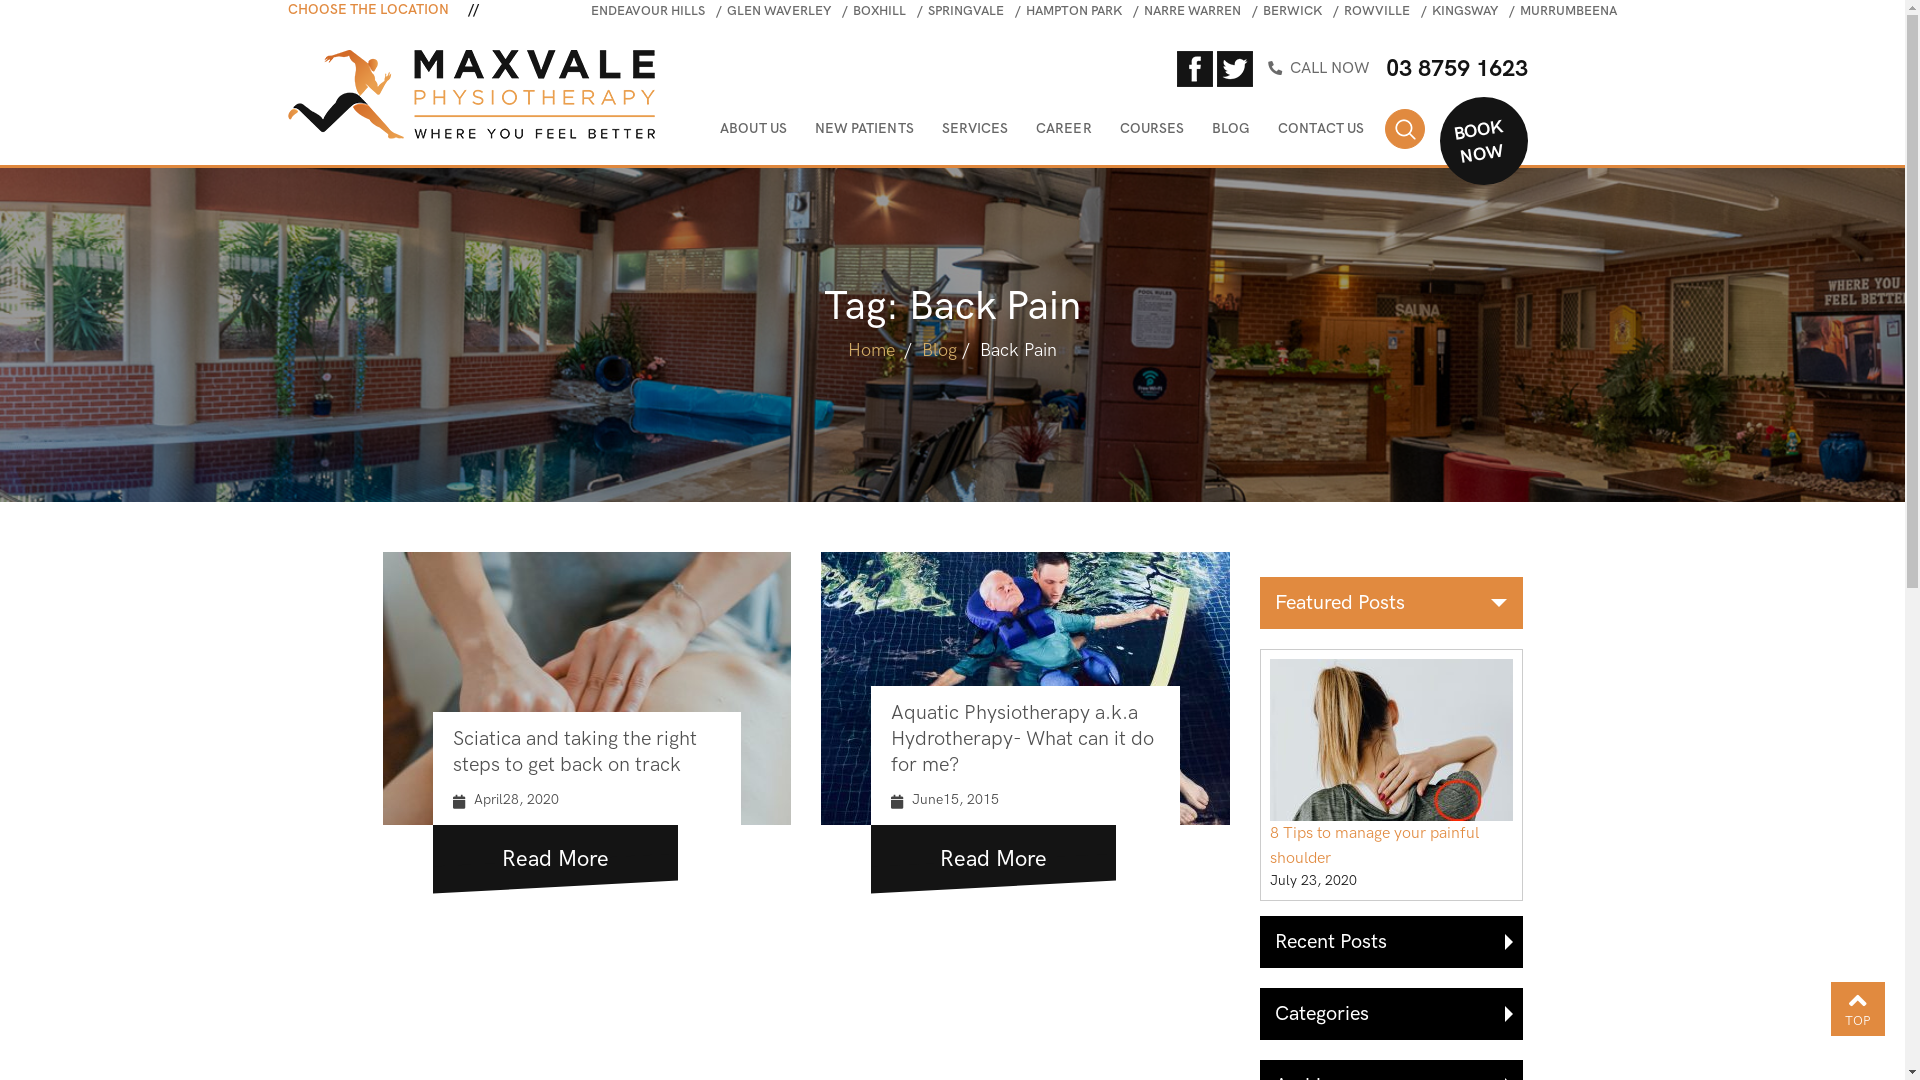 The height and width of the screenshot is (1080, 1920). What do you see at coordinates (431, 852) in the screenshot?
I see `'Read More'` at bounding box center [431, 852].